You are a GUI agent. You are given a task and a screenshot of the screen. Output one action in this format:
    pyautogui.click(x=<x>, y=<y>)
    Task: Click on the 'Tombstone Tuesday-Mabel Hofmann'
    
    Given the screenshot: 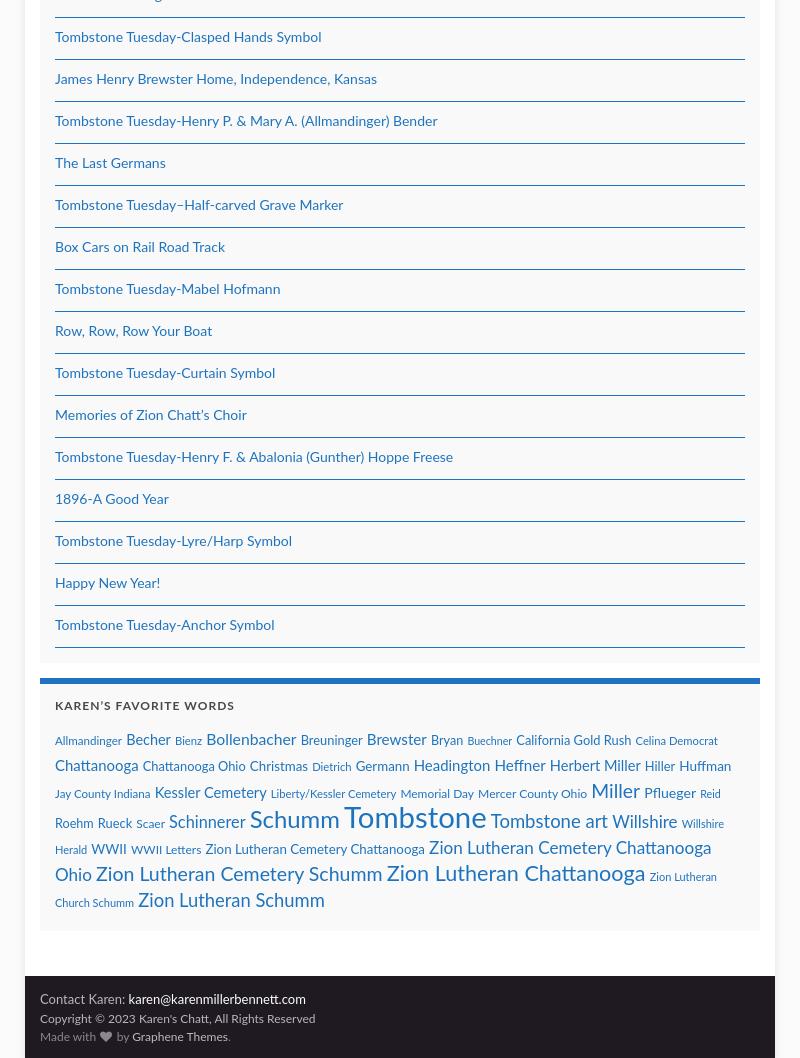 What is the action you would take?
    pyautogui.click(x=54, y=288)
    